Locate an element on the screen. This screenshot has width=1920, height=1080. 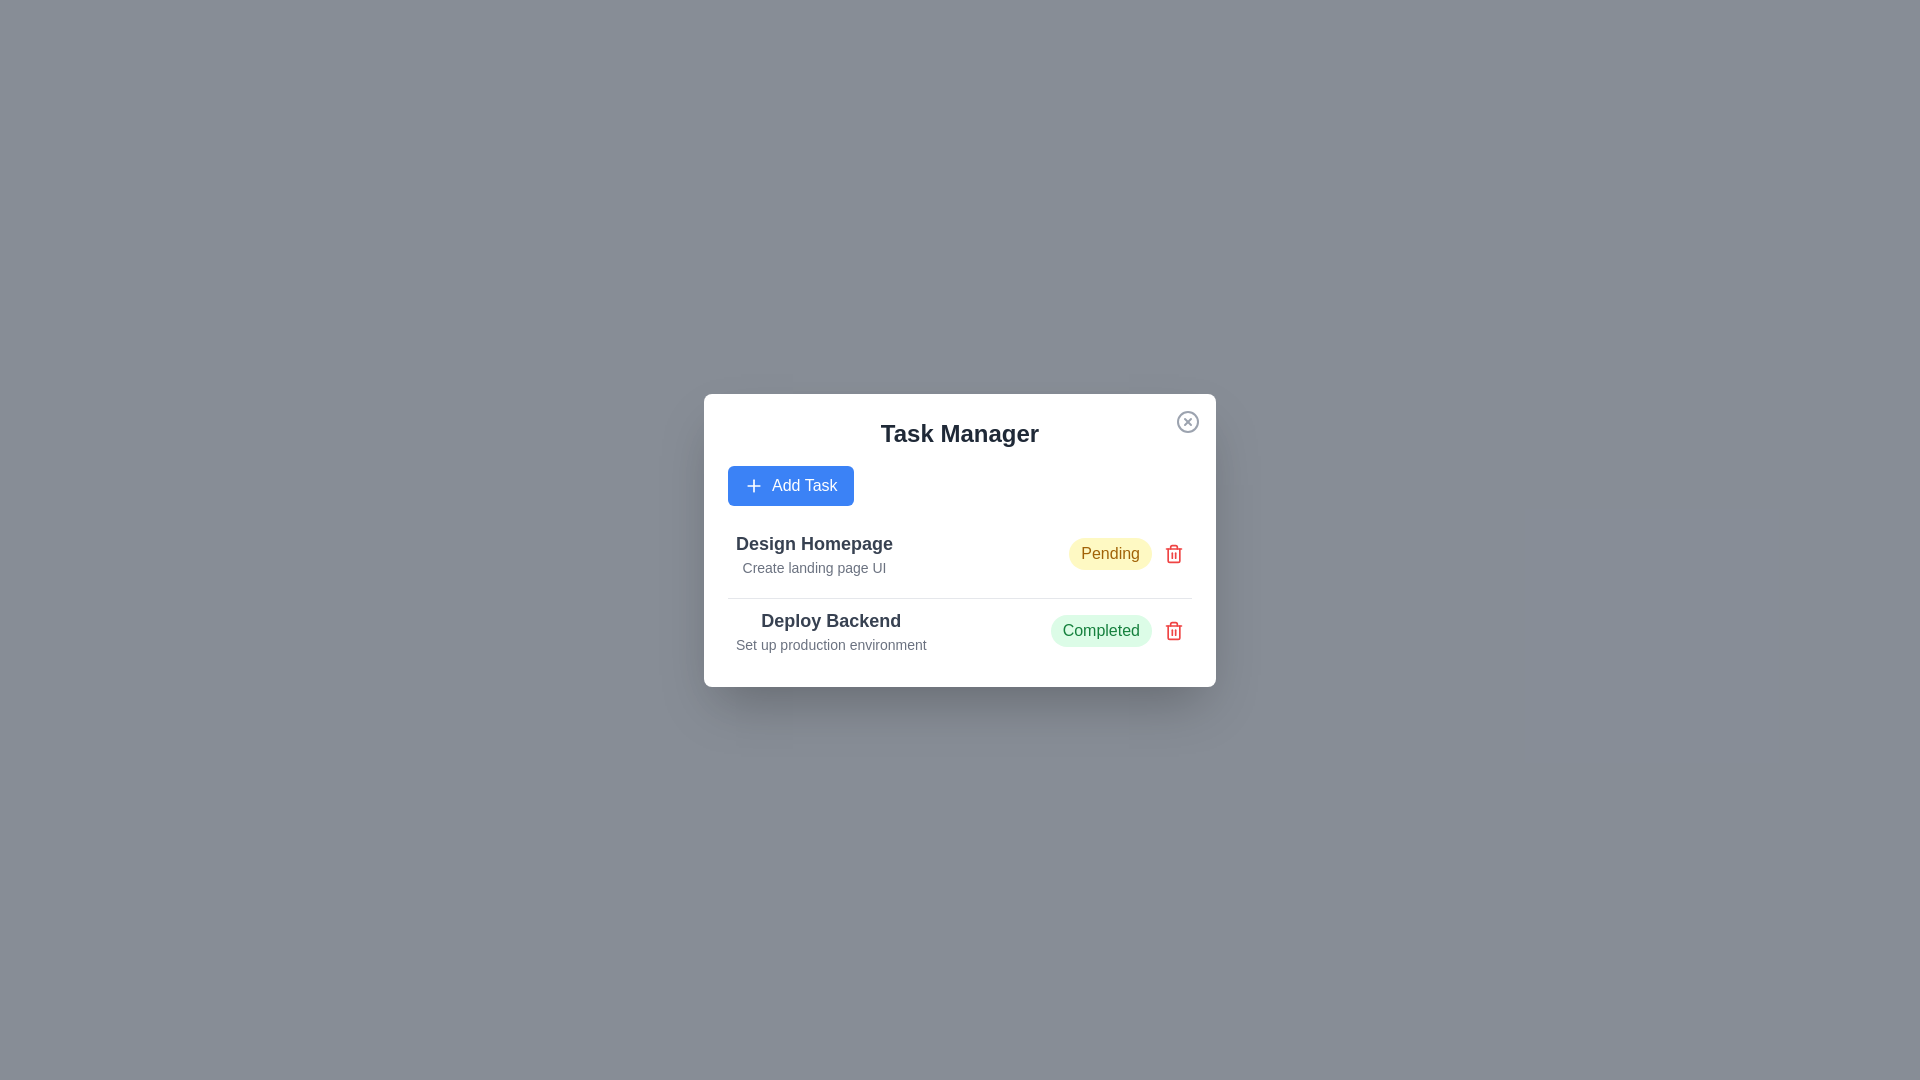
title text label of the task in the task management interface, which is centrally positioned within the task card is located at coordinates (814, 543).